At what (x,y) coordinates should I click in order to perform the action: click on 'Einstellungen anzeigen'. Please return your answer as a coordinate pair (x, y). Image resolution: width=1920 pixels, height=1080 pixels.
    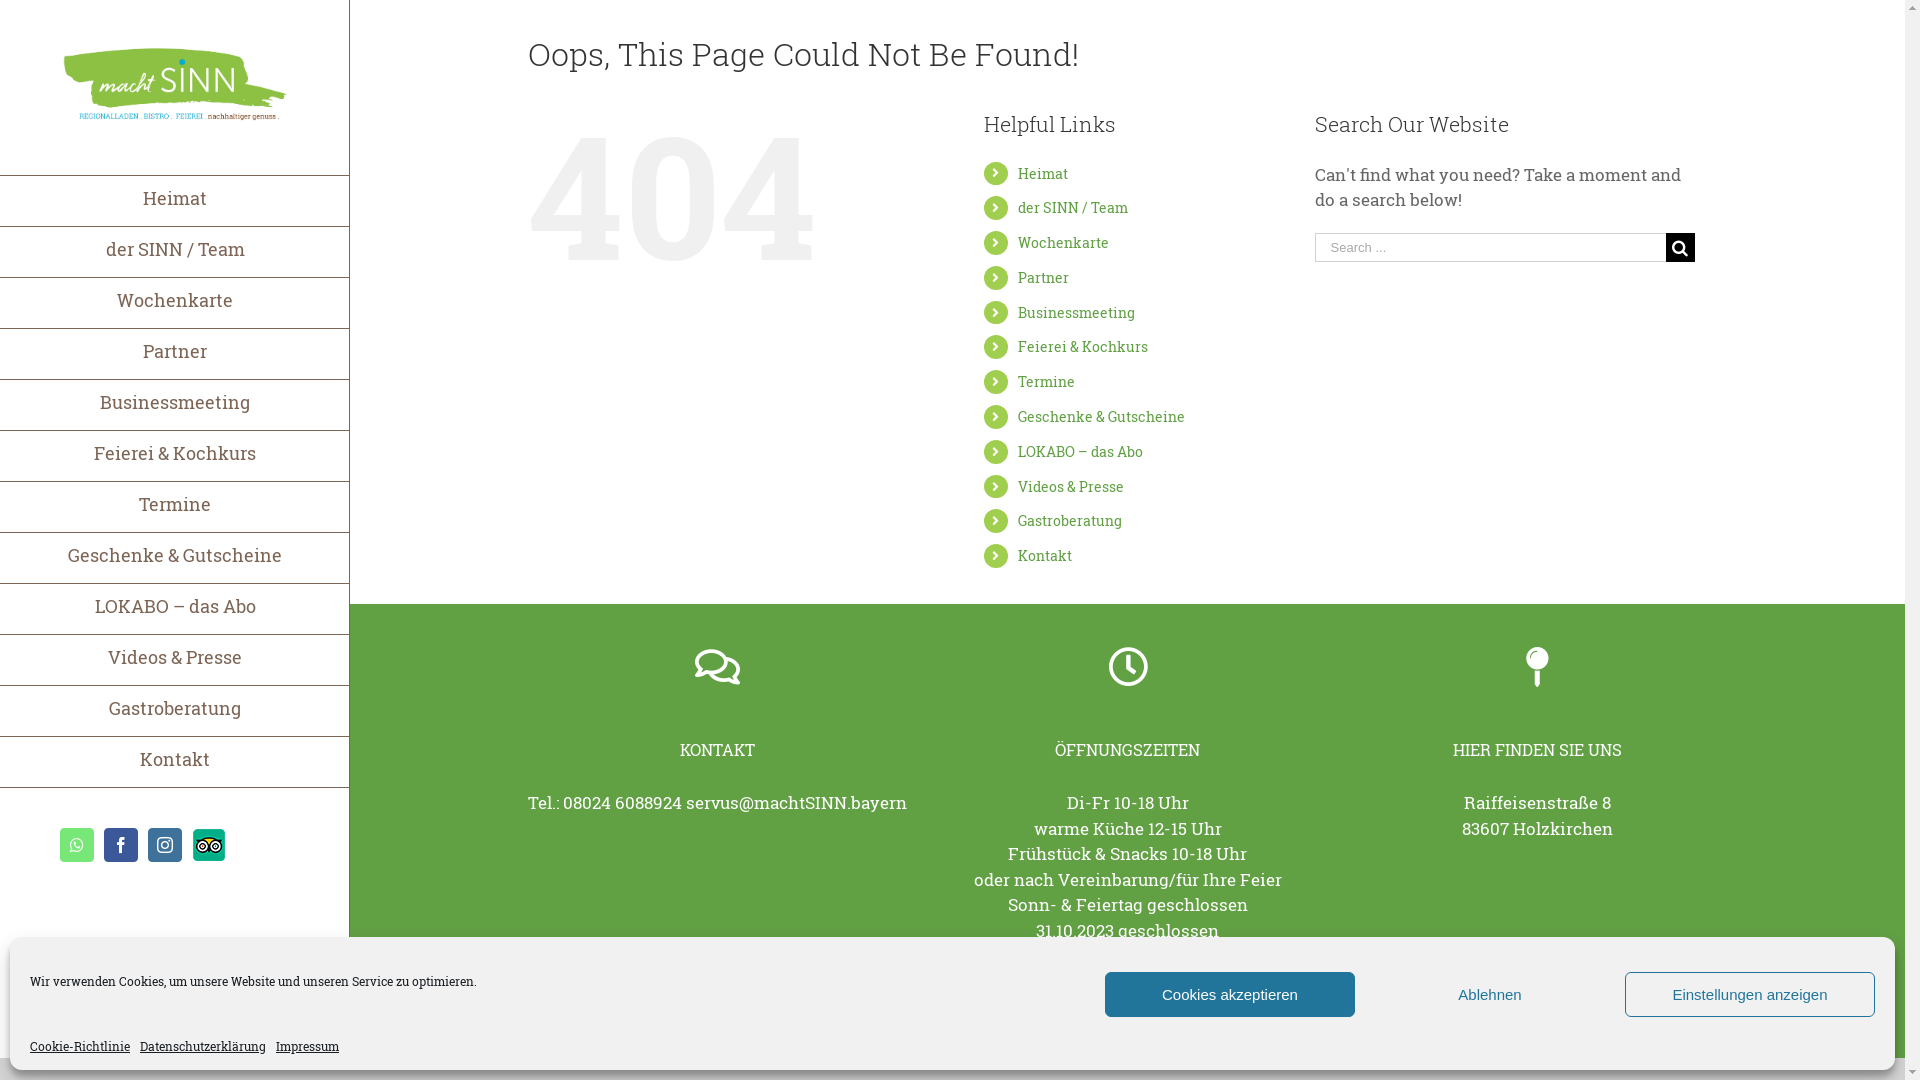
    Looking at the image, I should click on (1749, 994).